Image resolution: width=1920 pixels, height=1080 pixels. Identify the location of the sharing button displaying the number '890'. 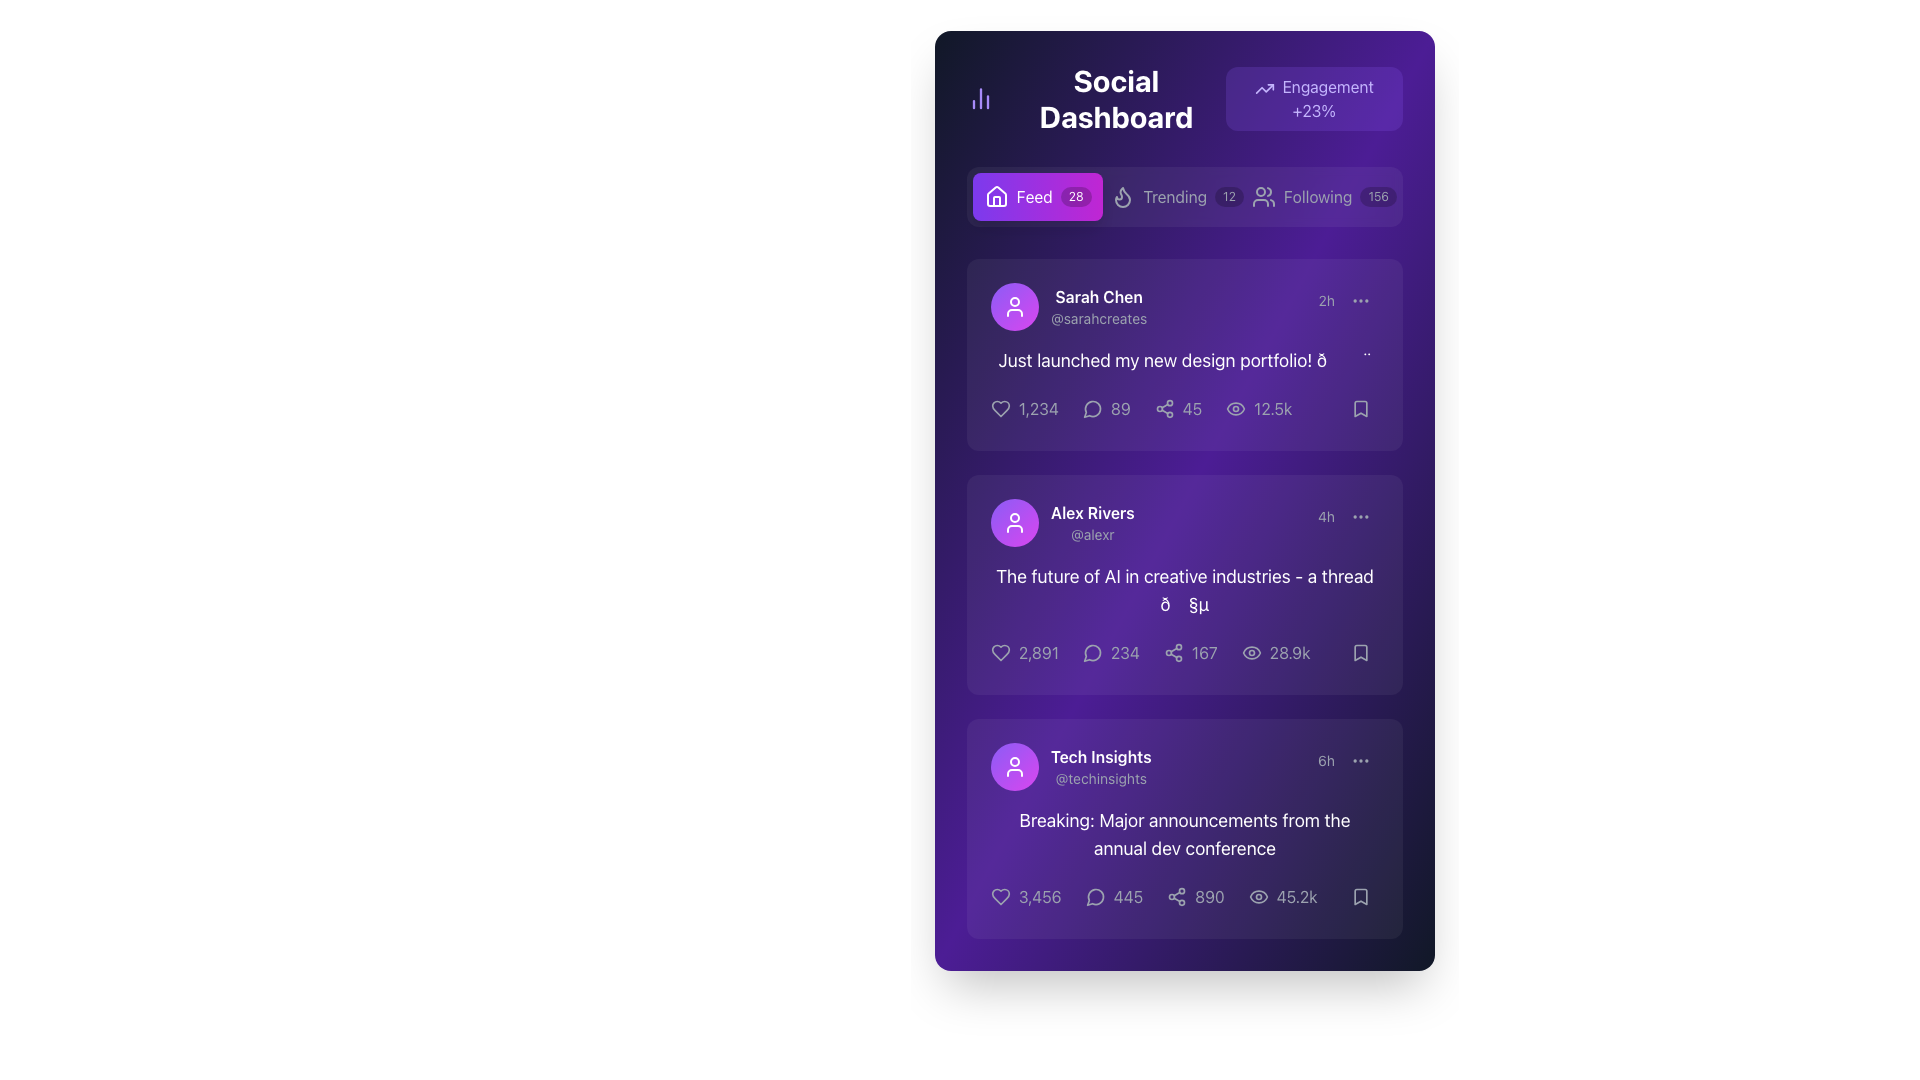
(1195, 896).